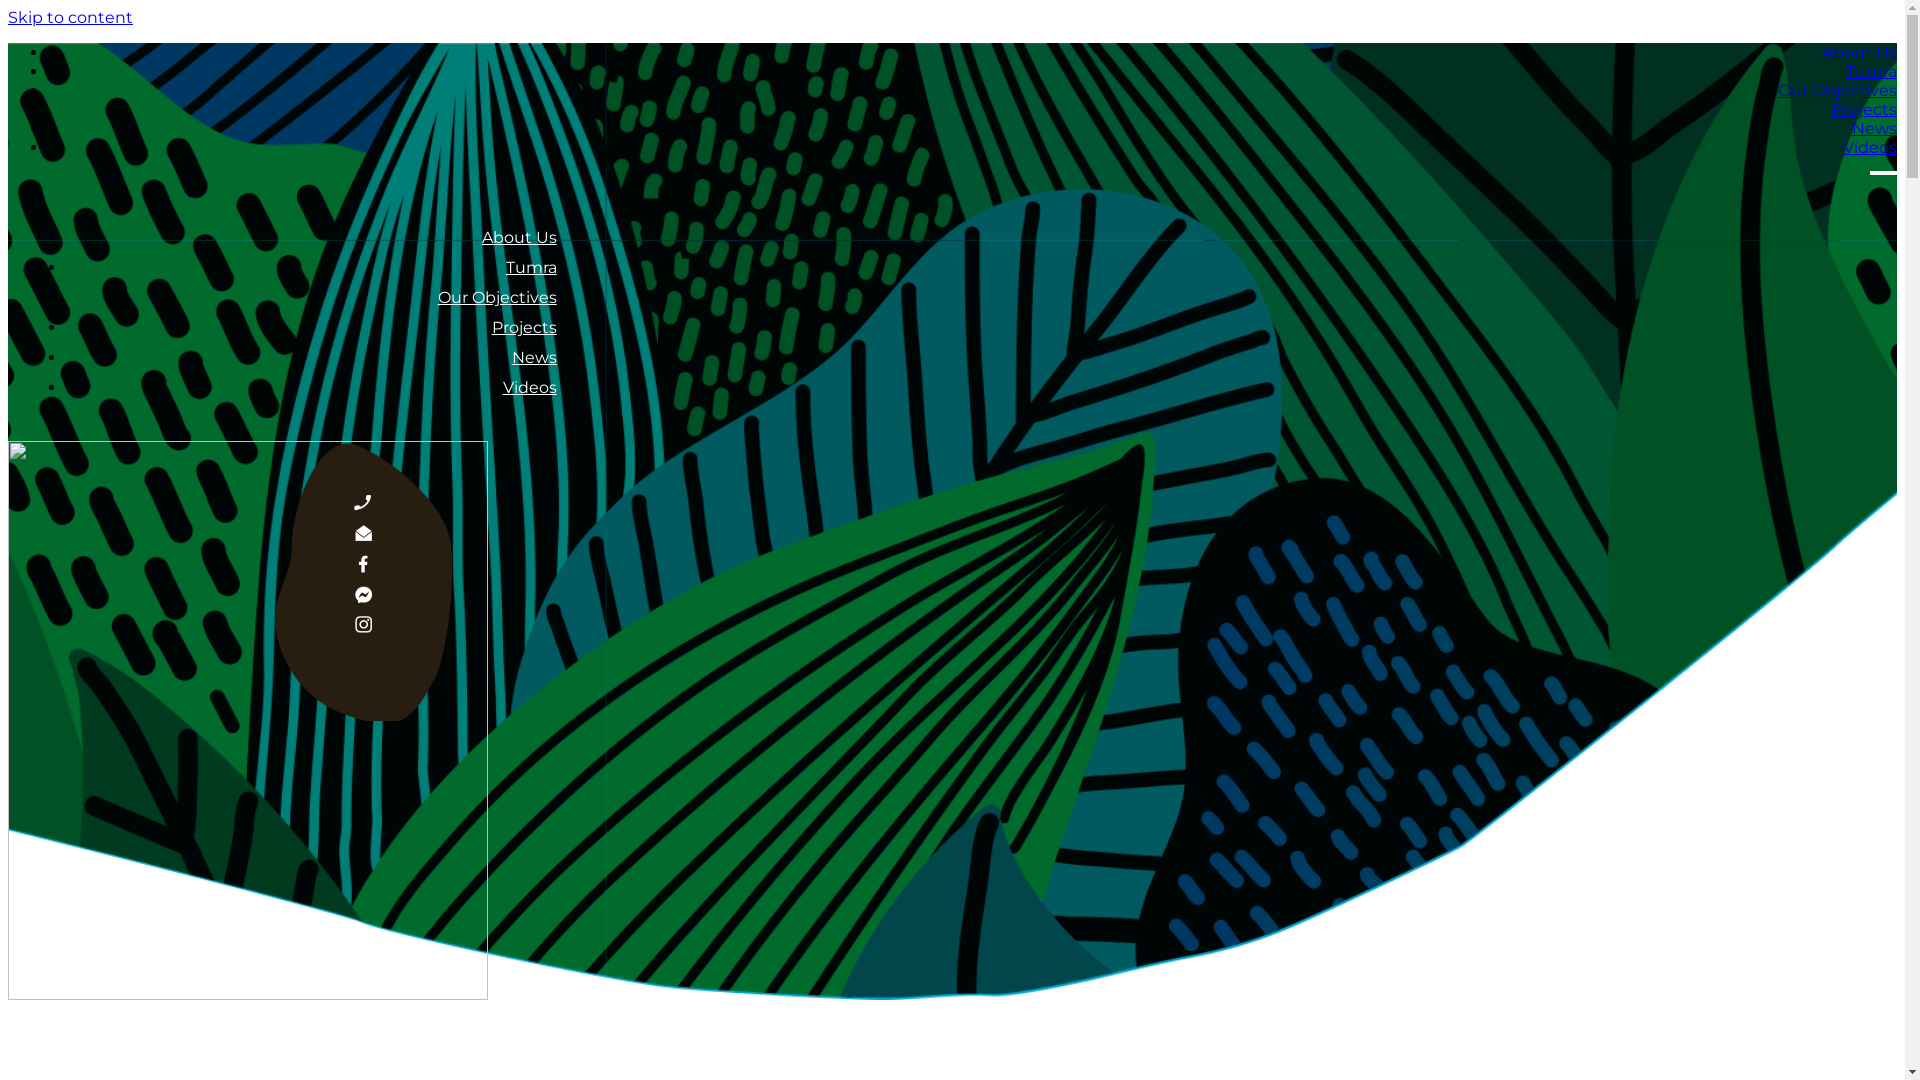  I want to click on 'News', so click(1873, 128).